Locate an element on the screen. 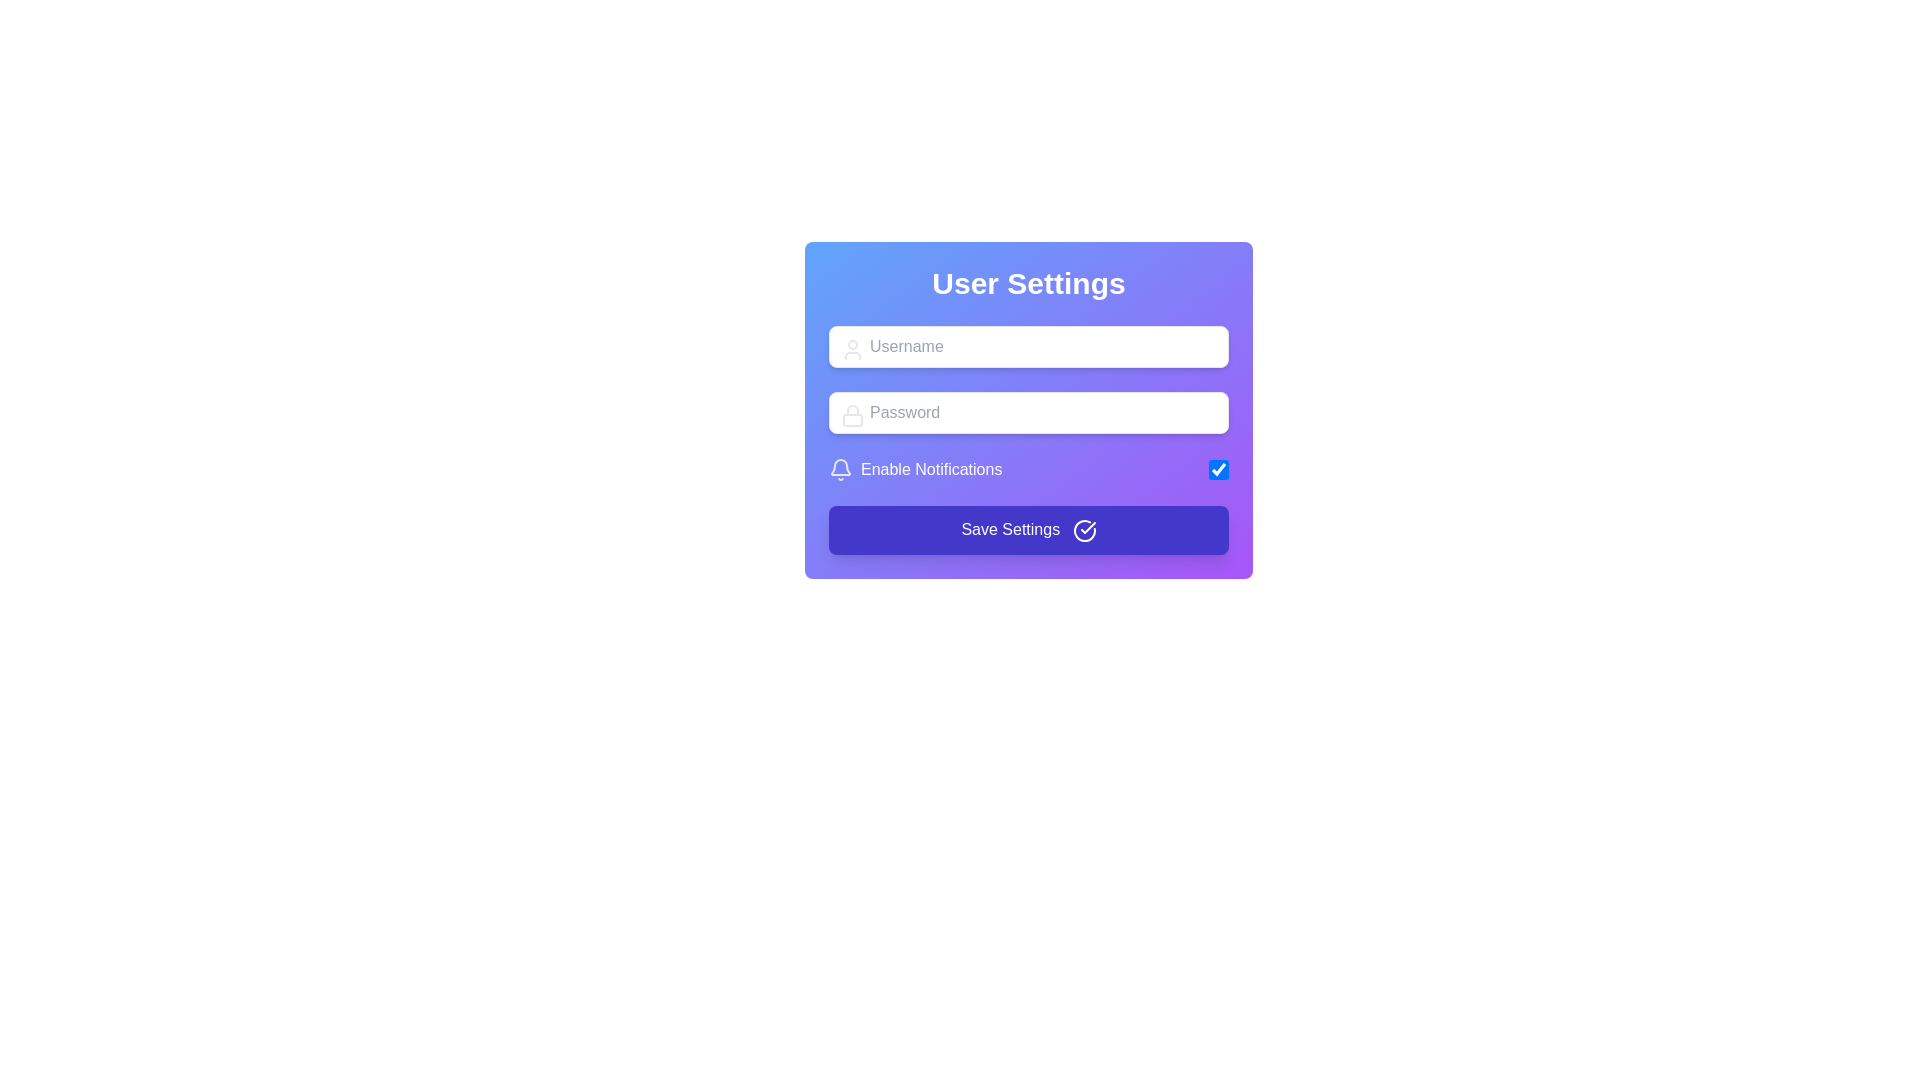 This screenshot has height=1080, width=1920. the username input field is located at coordinates (1028, 346).